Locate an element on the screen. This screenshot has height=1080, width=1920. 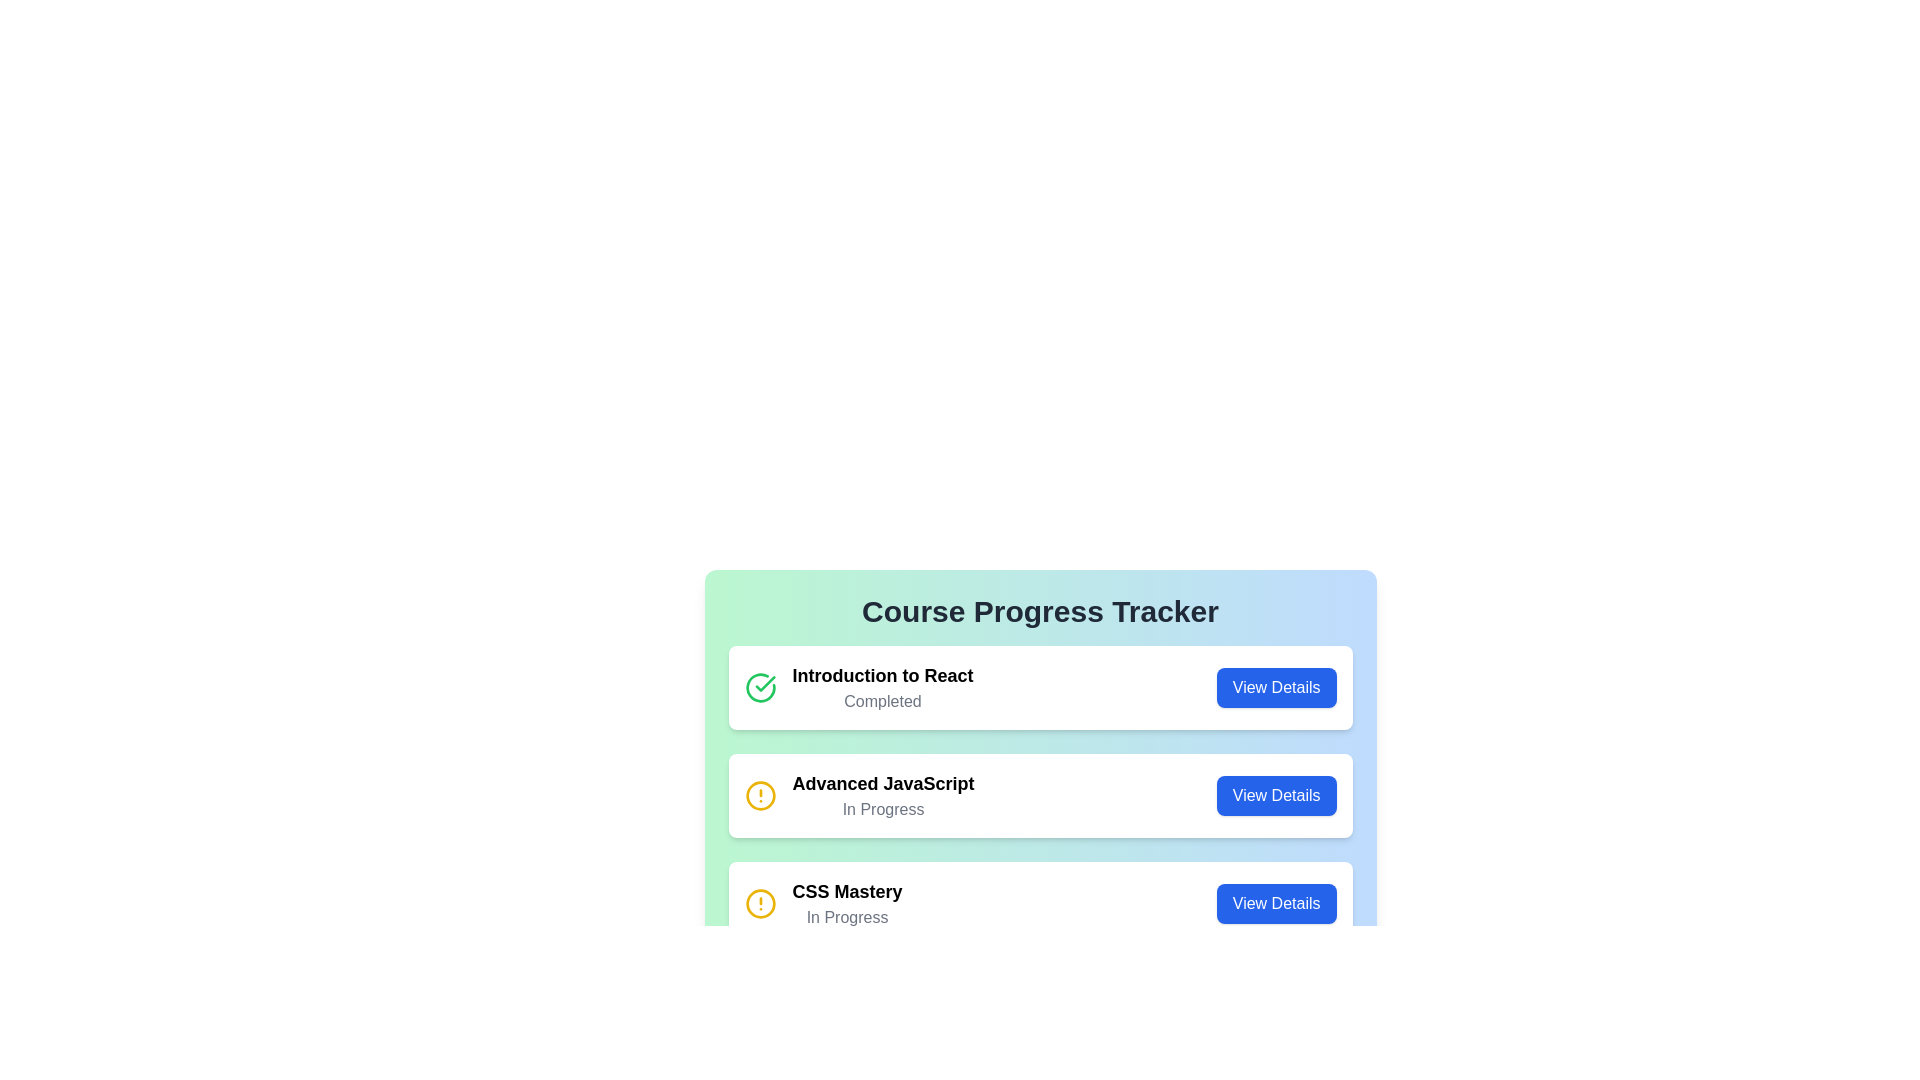
the title text for the course item 'Advanced JavaScript' located in the second item of the 'Course Progress Tracker' list, positioned above 'In Progress' and to the left of the 'View Details' button is located at coordinates (882, 782).